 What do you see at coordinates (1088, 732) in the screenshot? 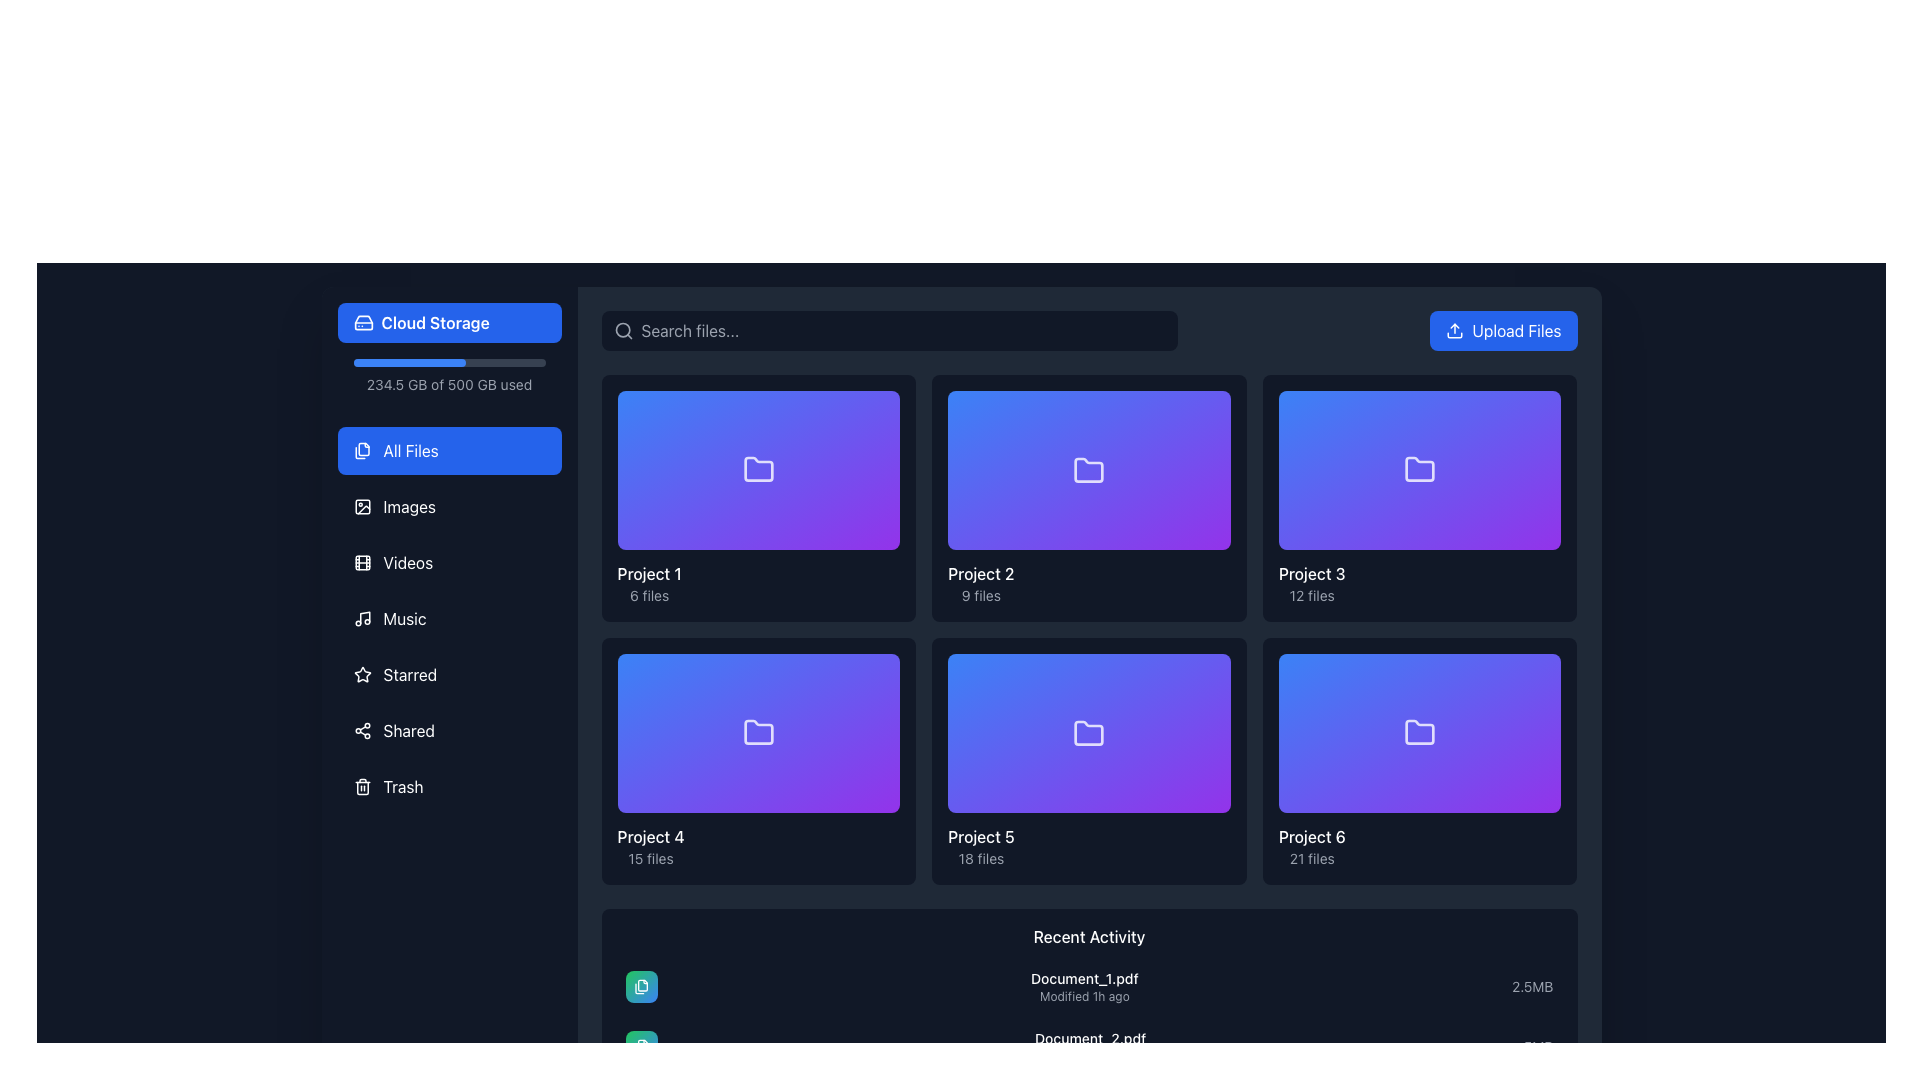
I see `the folder icon representing 'Project 5' located` at bounding box center [1088, 732].